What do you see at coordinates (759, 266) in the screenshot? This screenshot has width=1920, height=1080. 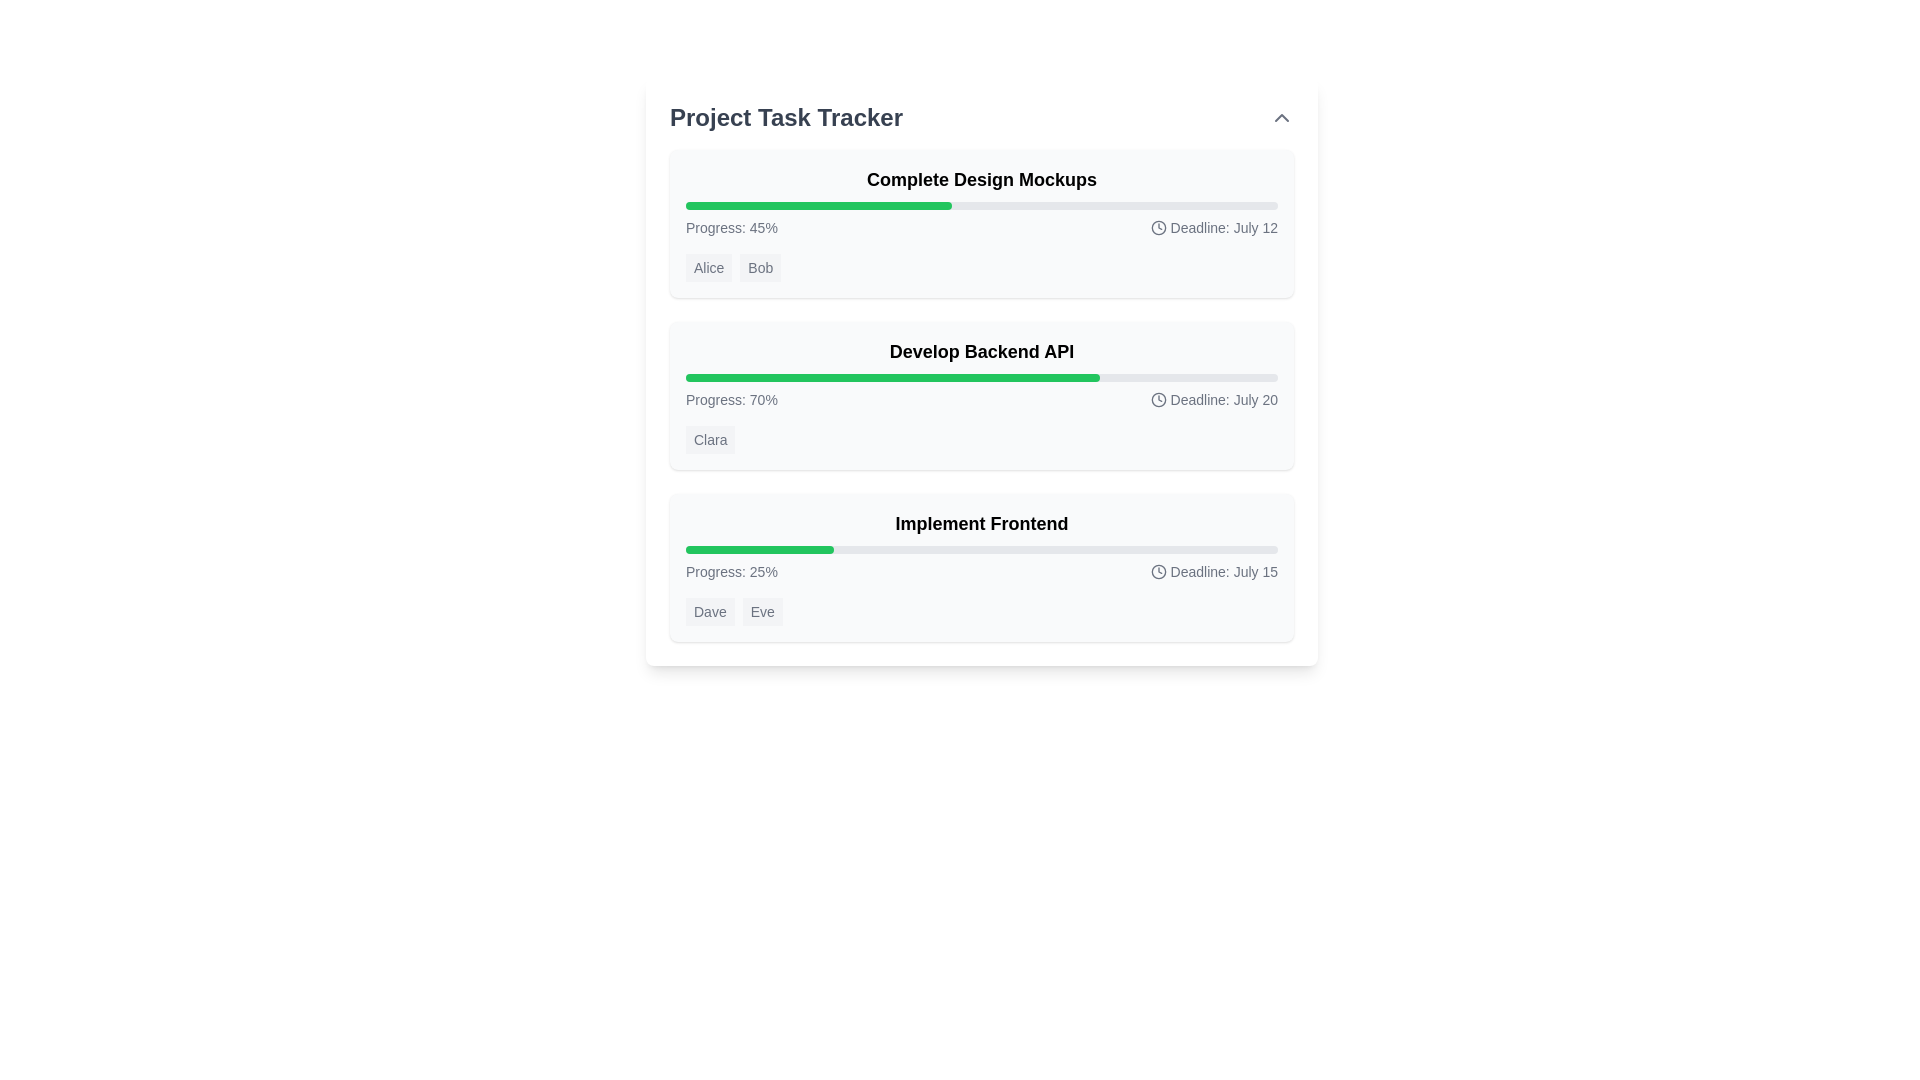 I see `the label displaying the name 'Bob', which is positioned in a rounded rectangle with a light gray background, located after the label 'Alice' in the 'Complete Design Mockups' task section` at bounding box center [759, 266].